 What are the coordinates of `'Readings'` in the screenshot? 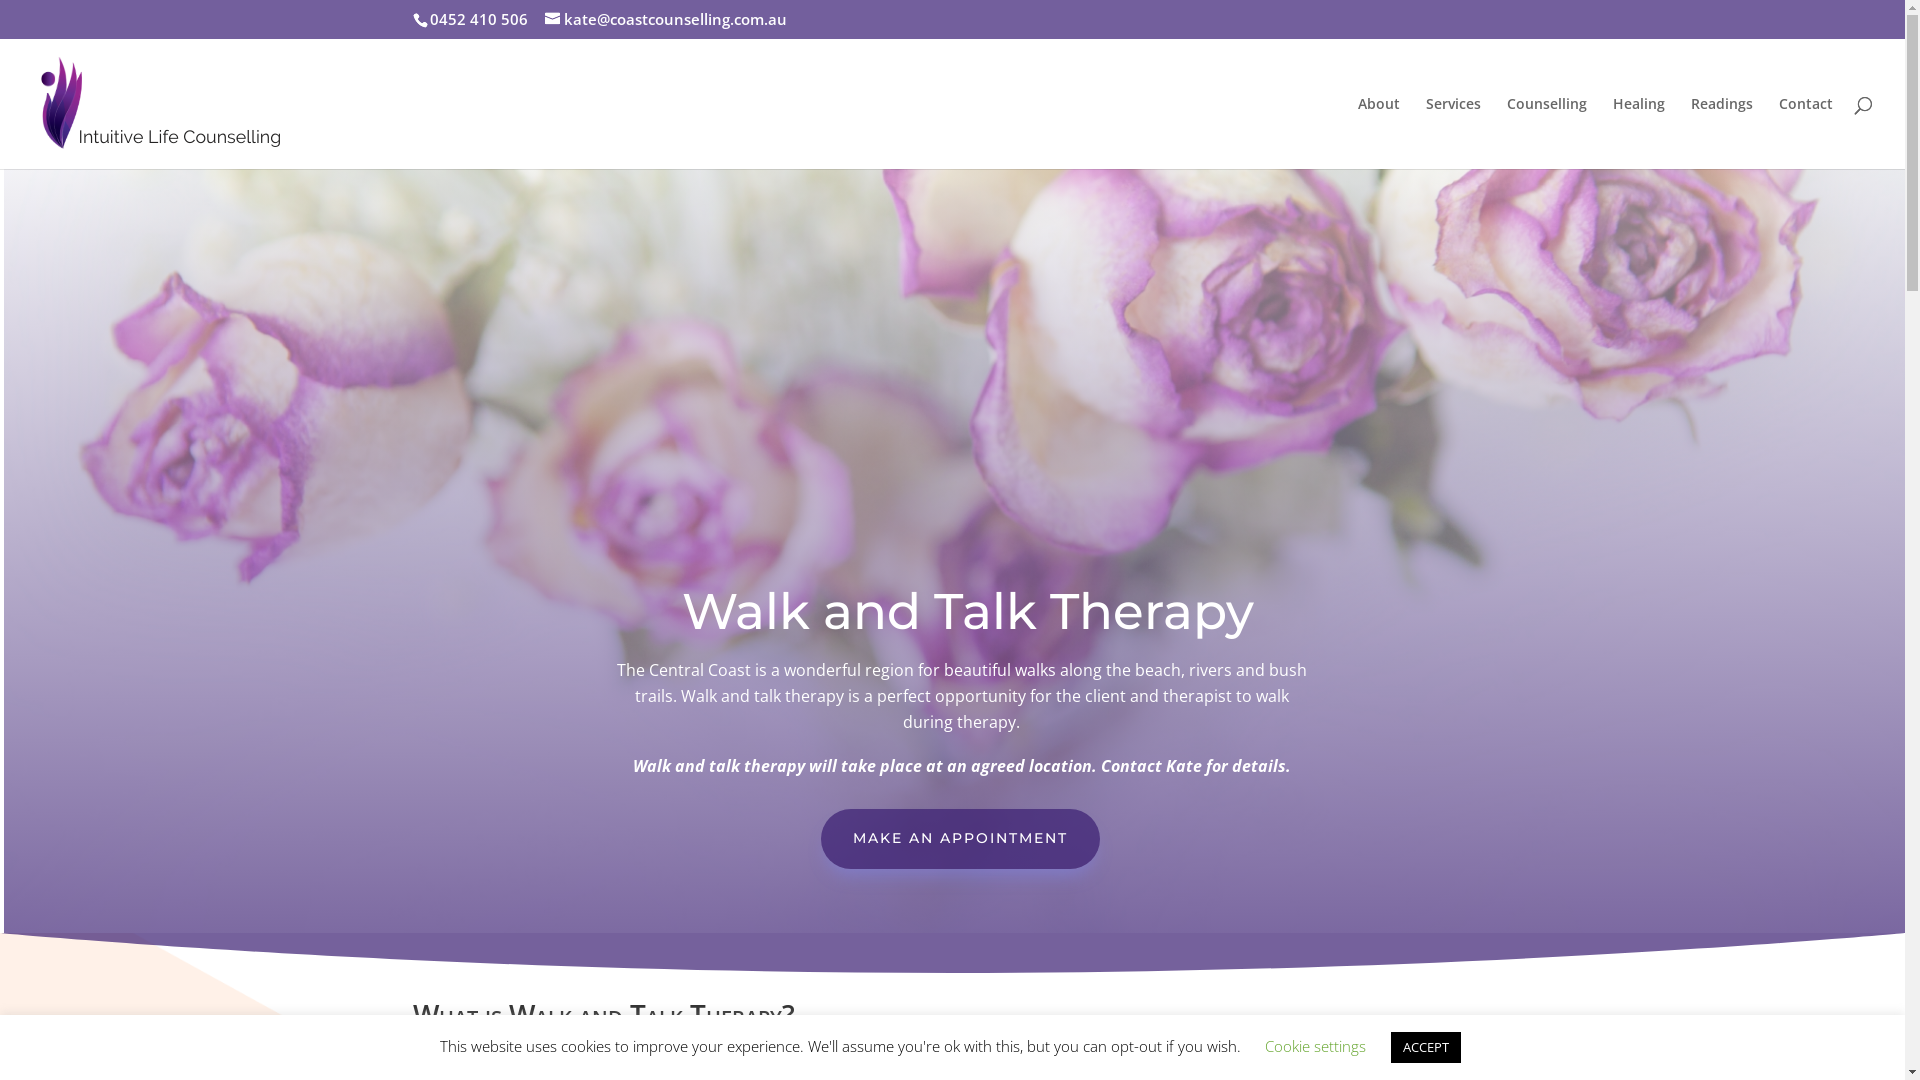 It's located at (1689, 131).